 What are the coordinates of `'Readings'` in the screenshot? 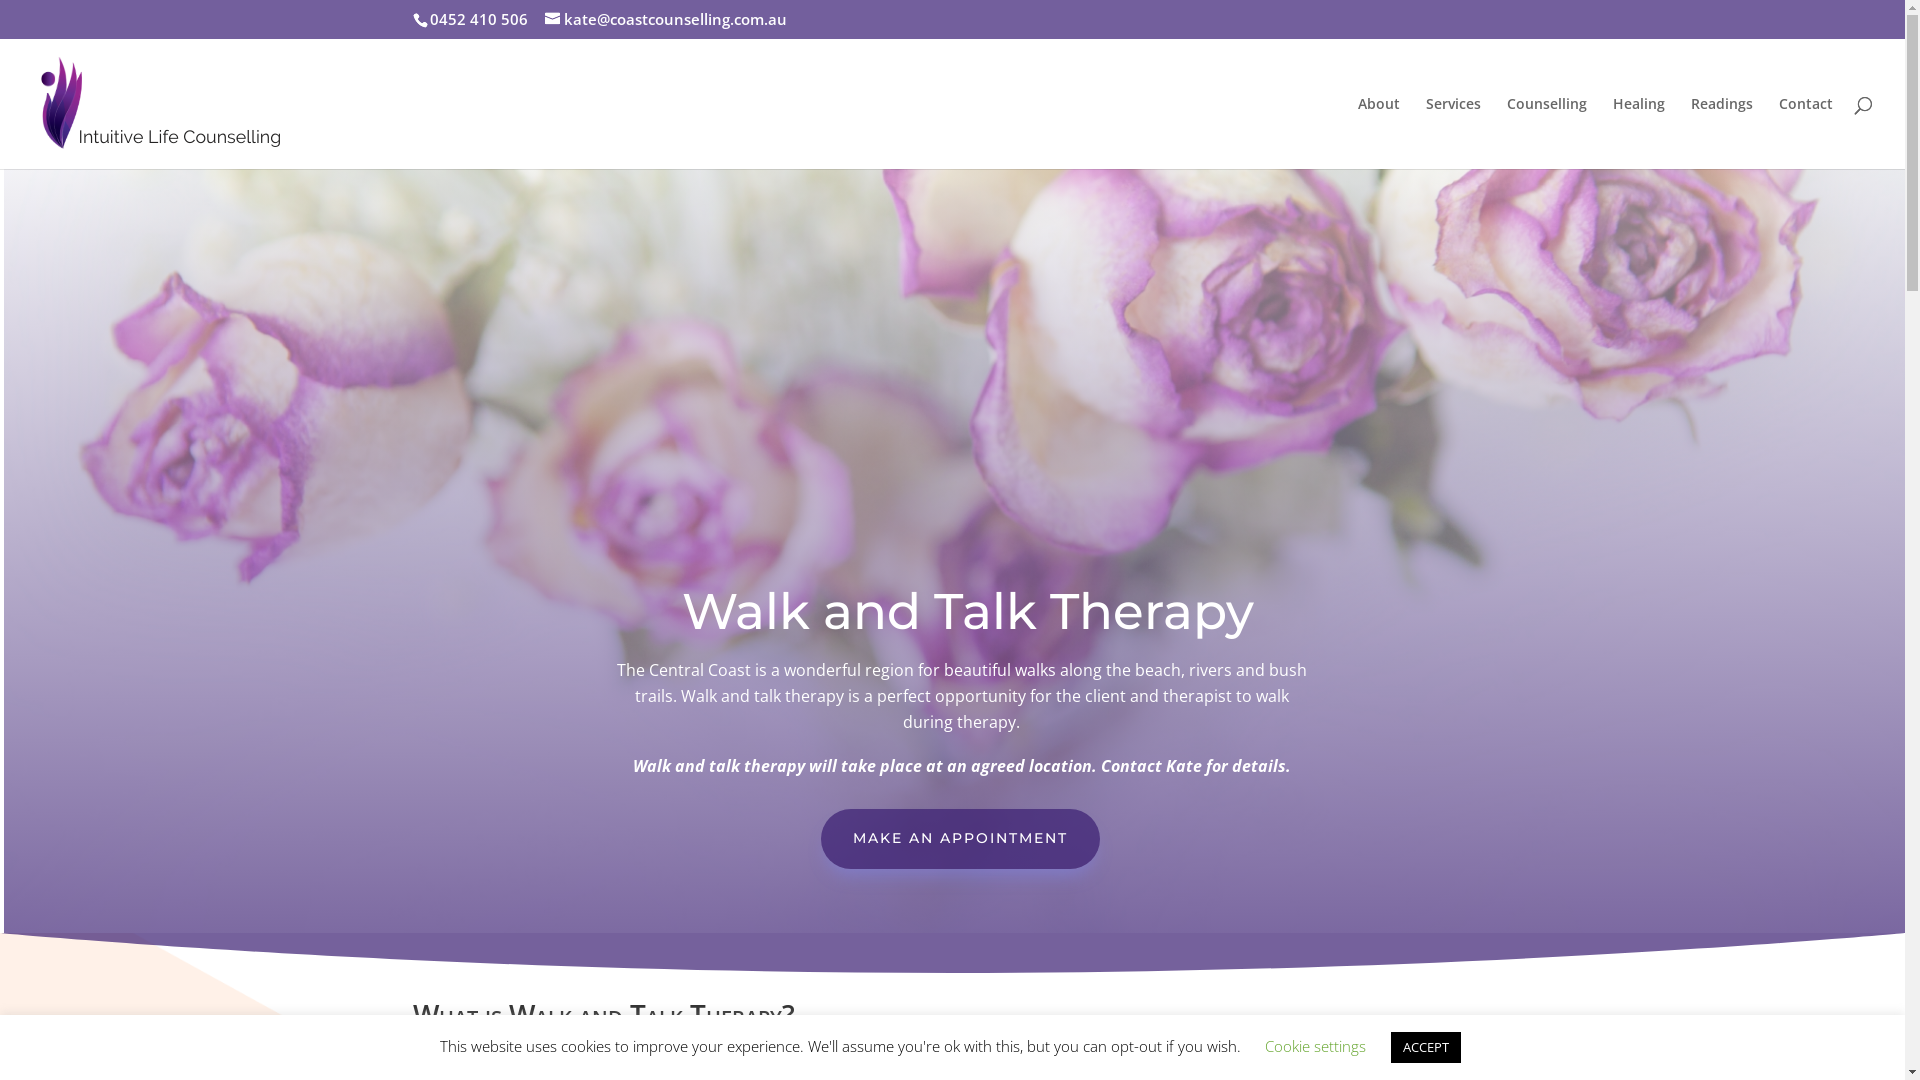 It's located at (1689, 131).